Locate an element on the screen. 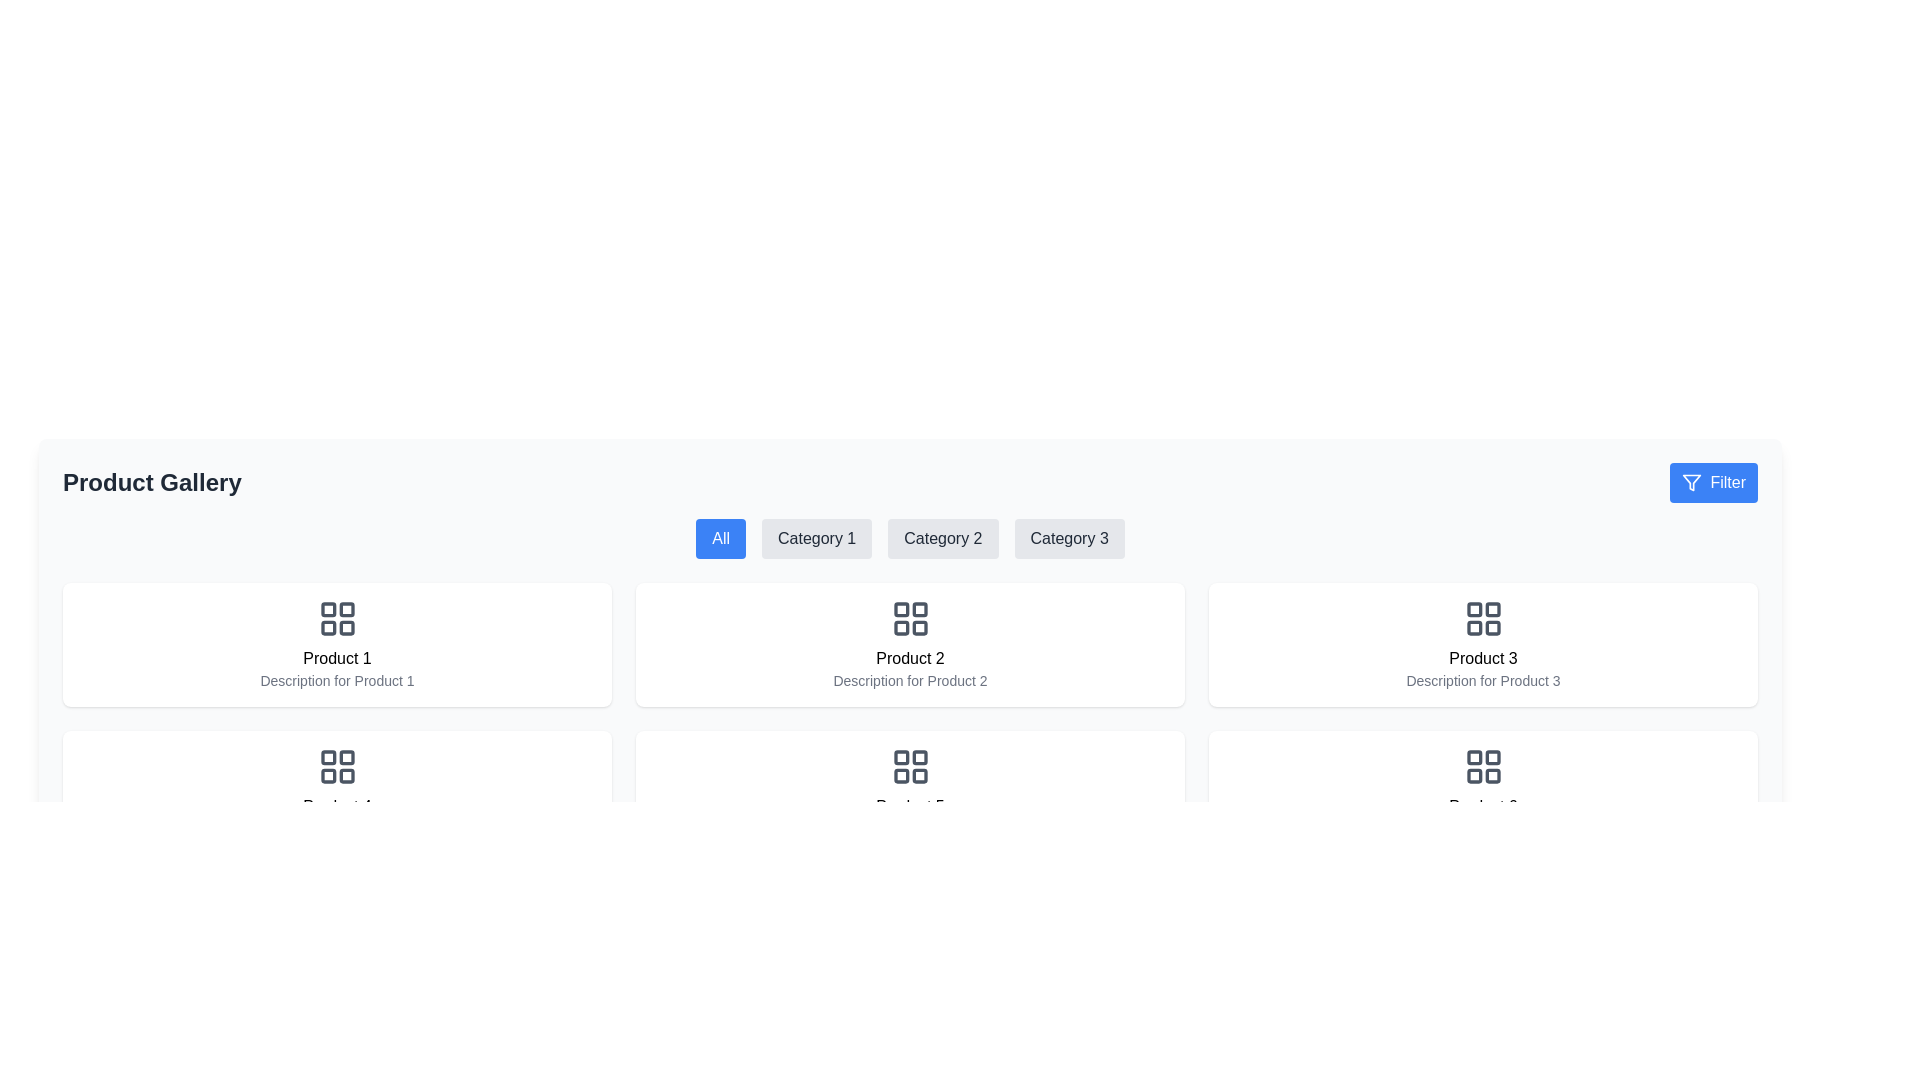 The height and width of the screenshot is (1080, 1920). the second card in the product gallery, which includes its title, description, and an icon for visual representation is located at coordinates (909, 792).